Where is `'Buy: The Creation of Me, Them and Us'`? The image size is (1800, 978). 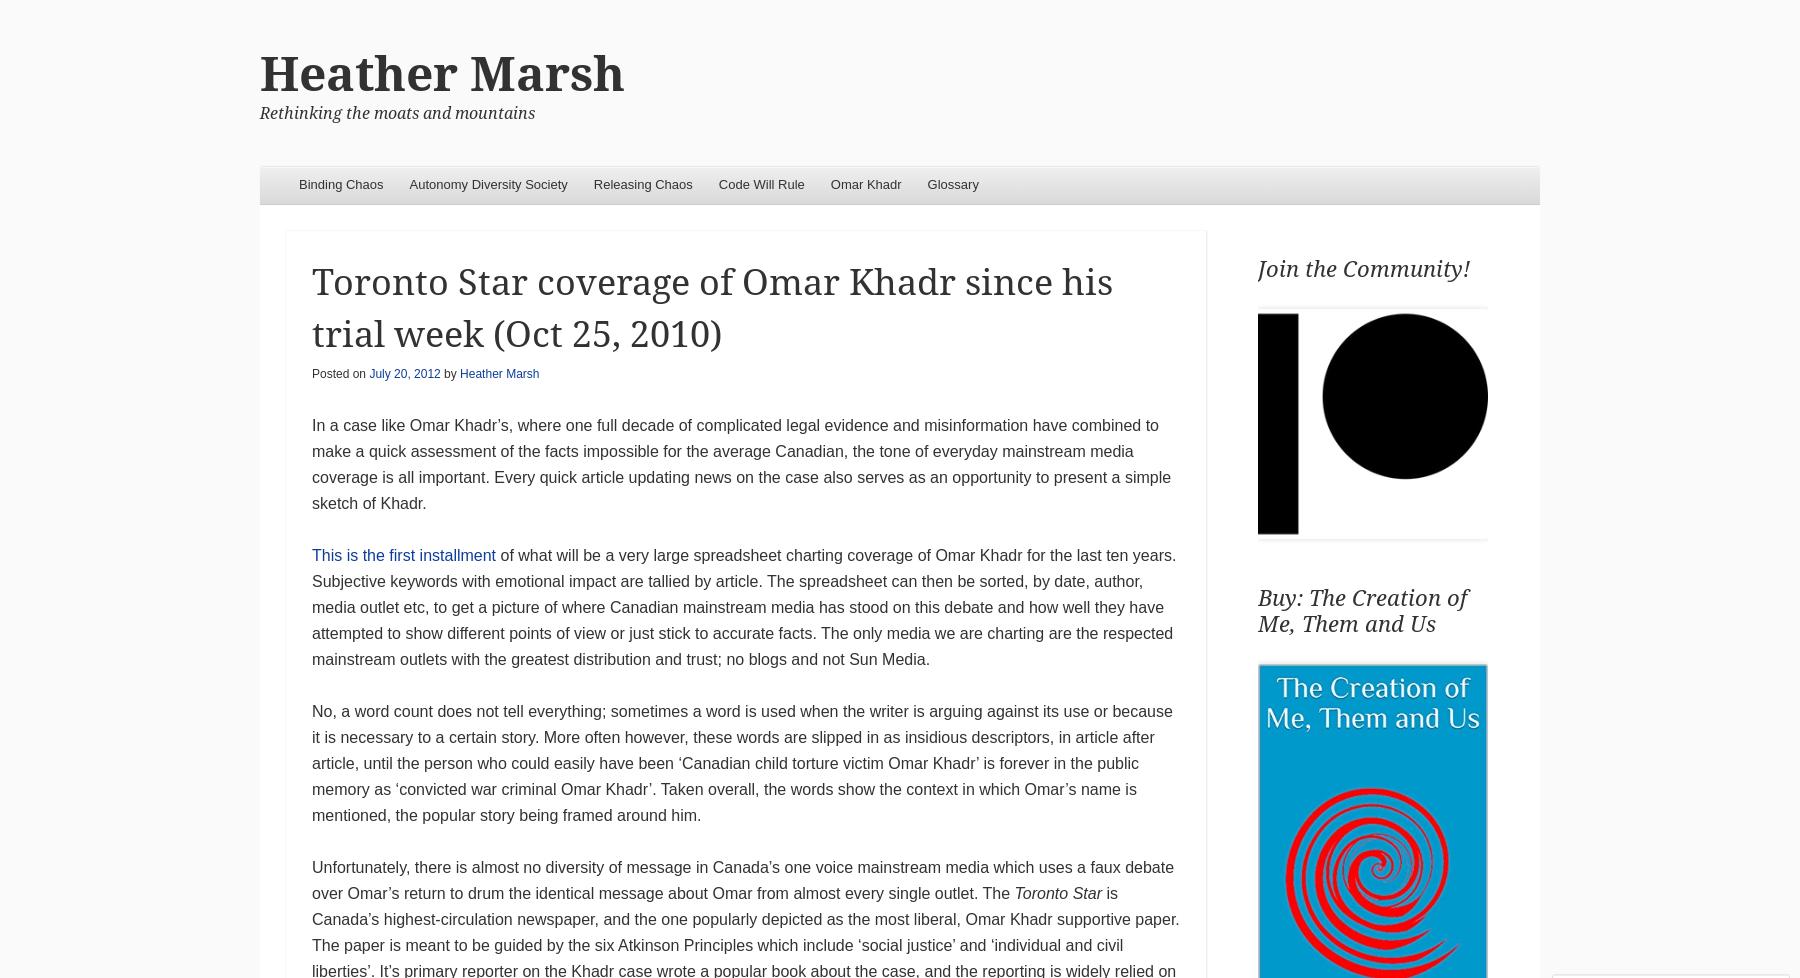
'Buy: The Creation of Me, Them and Us' is located at coordinates (1360, 611).